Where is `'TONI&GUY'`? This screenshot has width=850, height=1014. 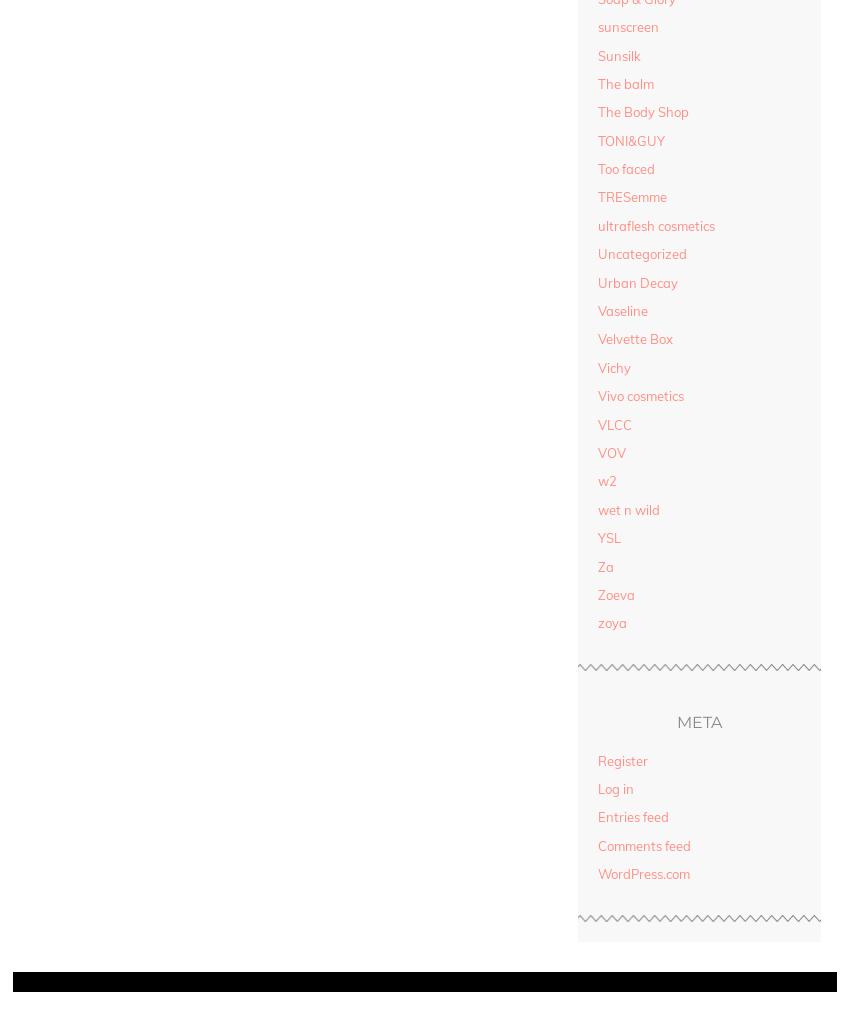 'TONI&GUY' is located at coordinates (630, 140).